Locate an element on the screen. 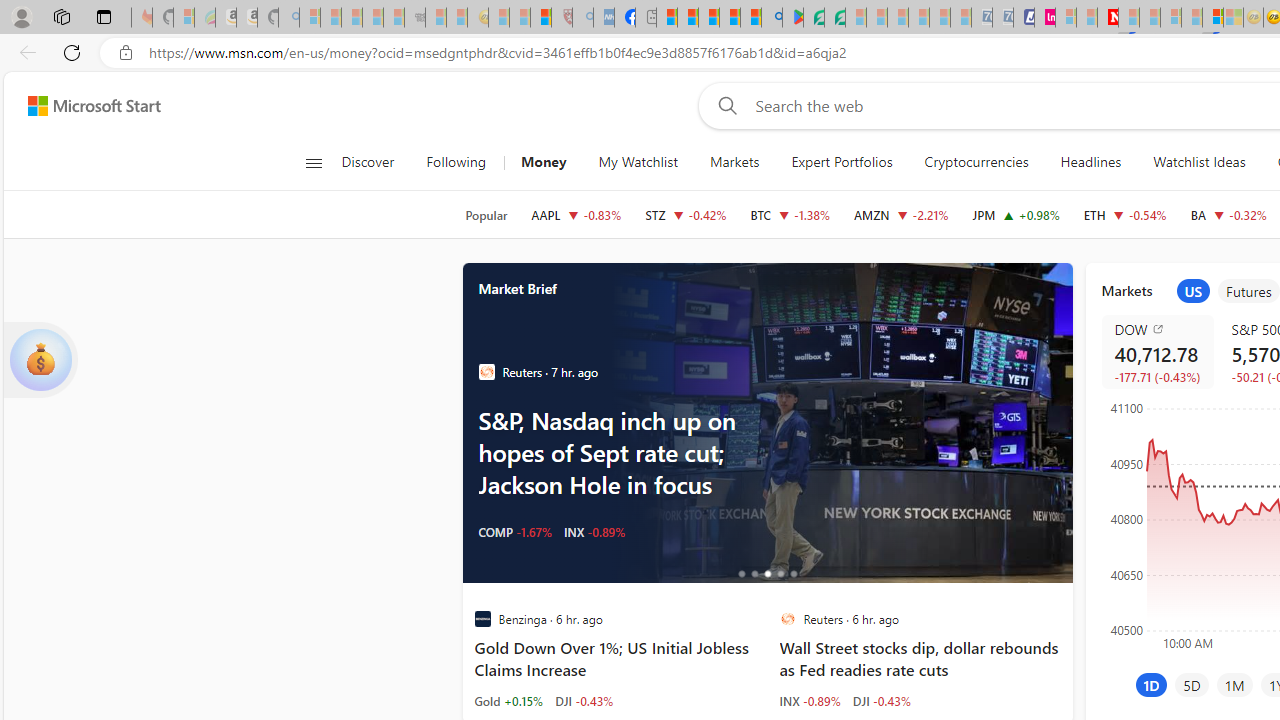 This screenshot has width=1280, height=720. 'BTC Bitcoin decrease 60,534.75 -837.20 -1.38%' is located at coordinates (790, 214).